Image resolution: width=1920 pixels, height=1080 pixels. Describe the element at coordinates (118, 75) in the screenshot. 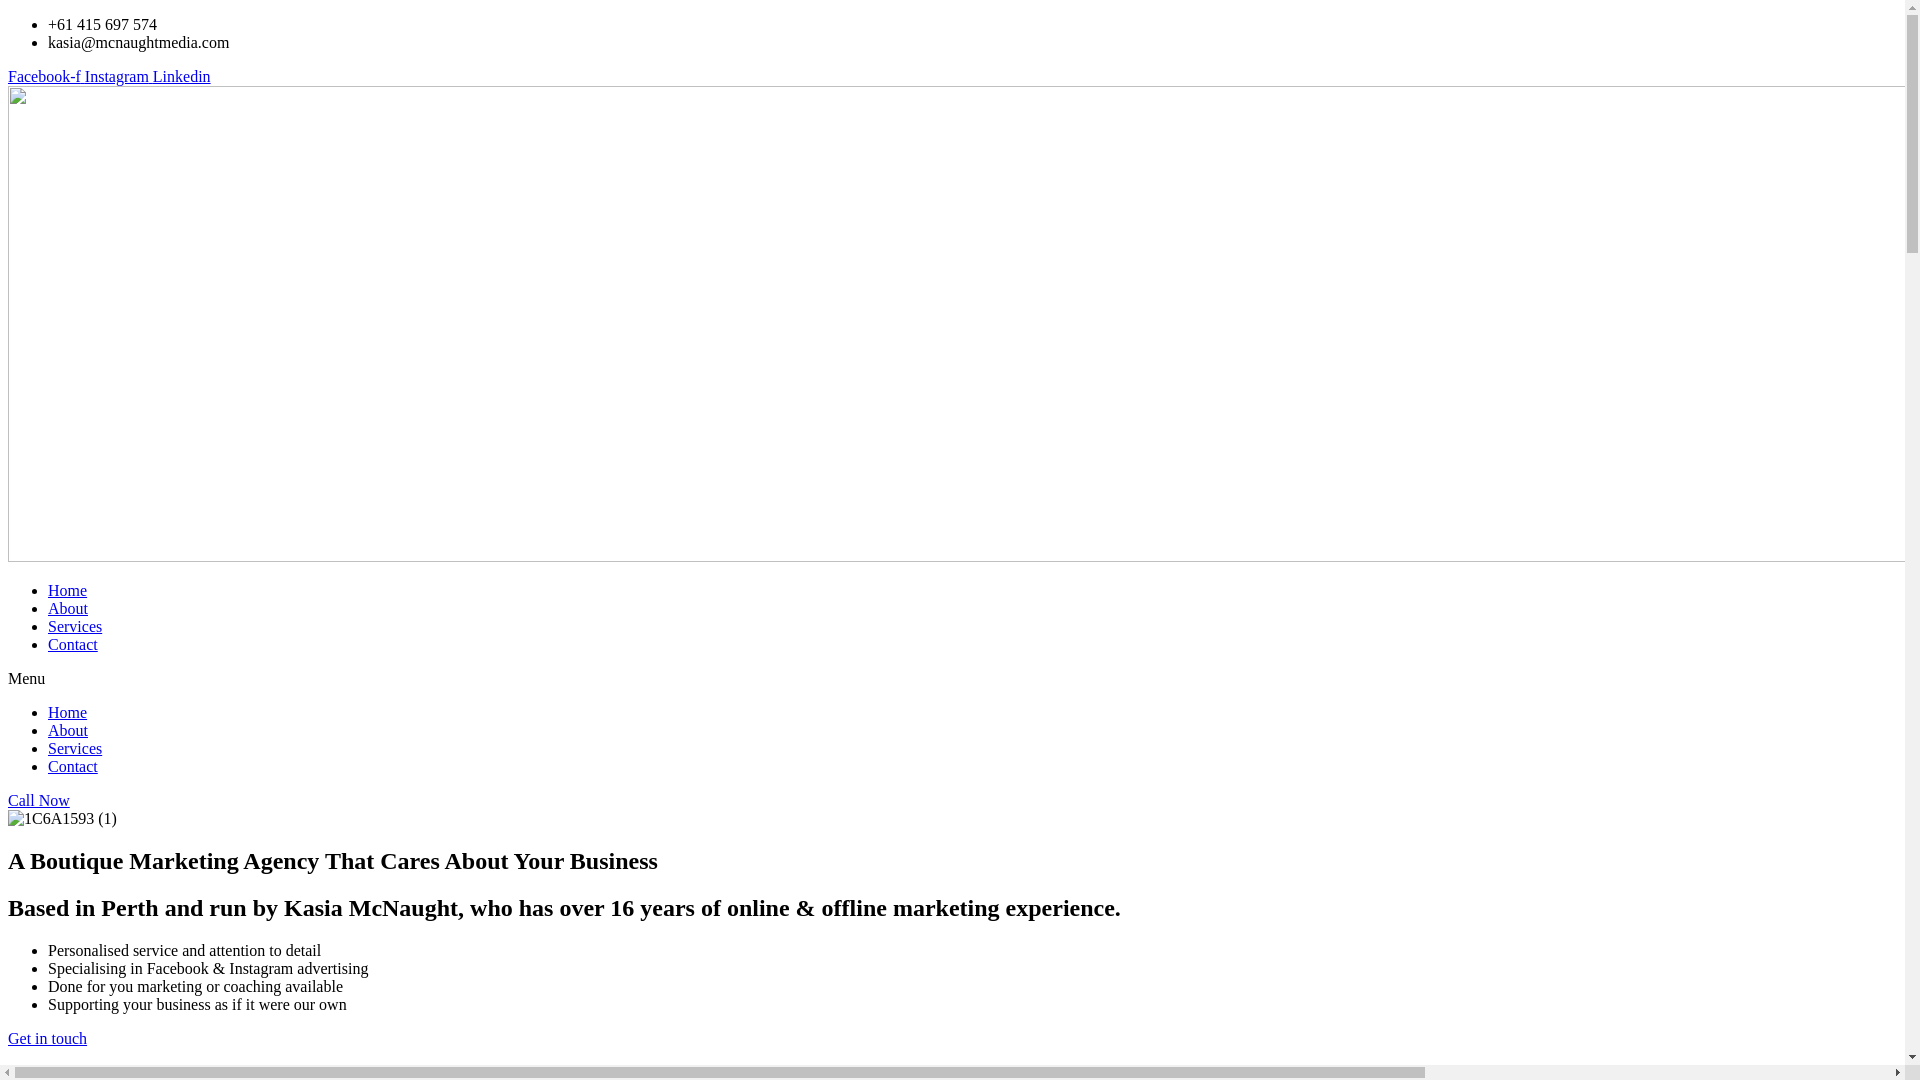

I see `'Instagram'` at that location.